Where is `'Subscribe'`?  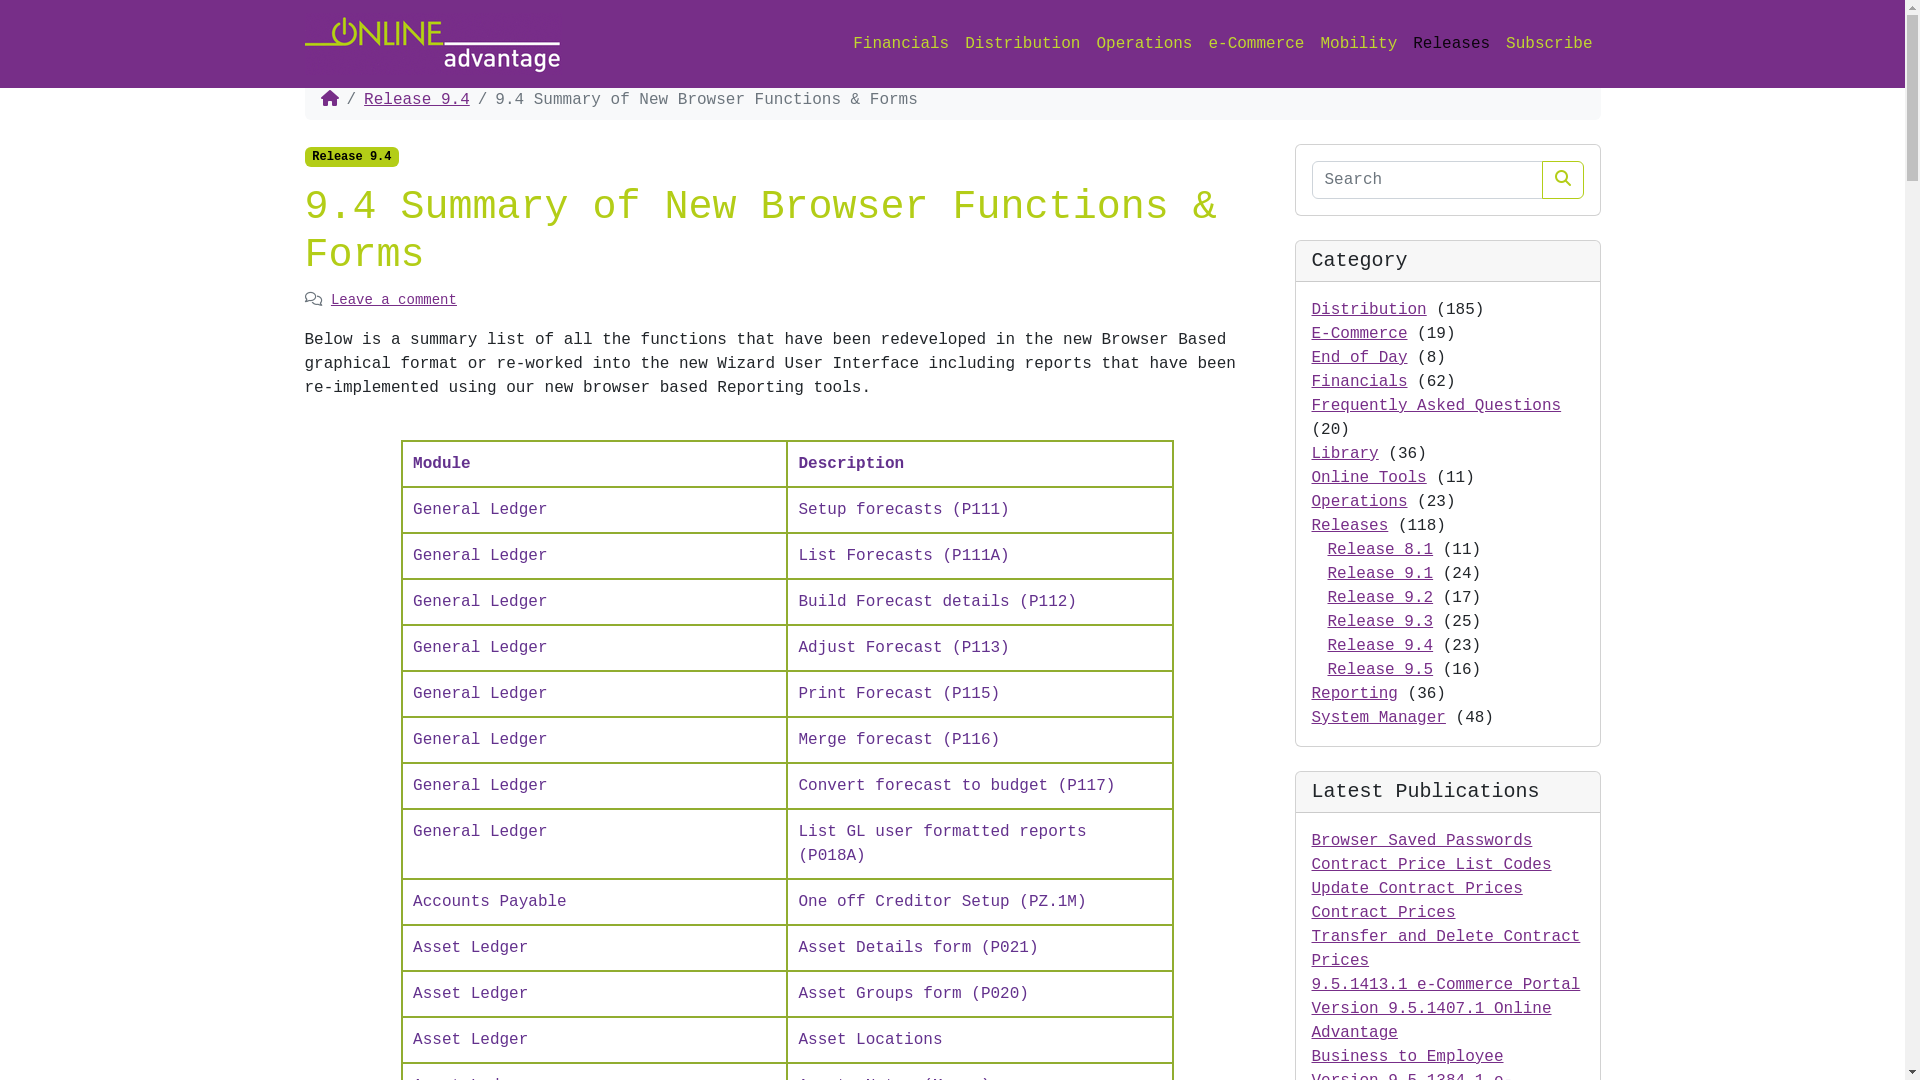 'Subscribe' is located at coordinates (1548, 43).